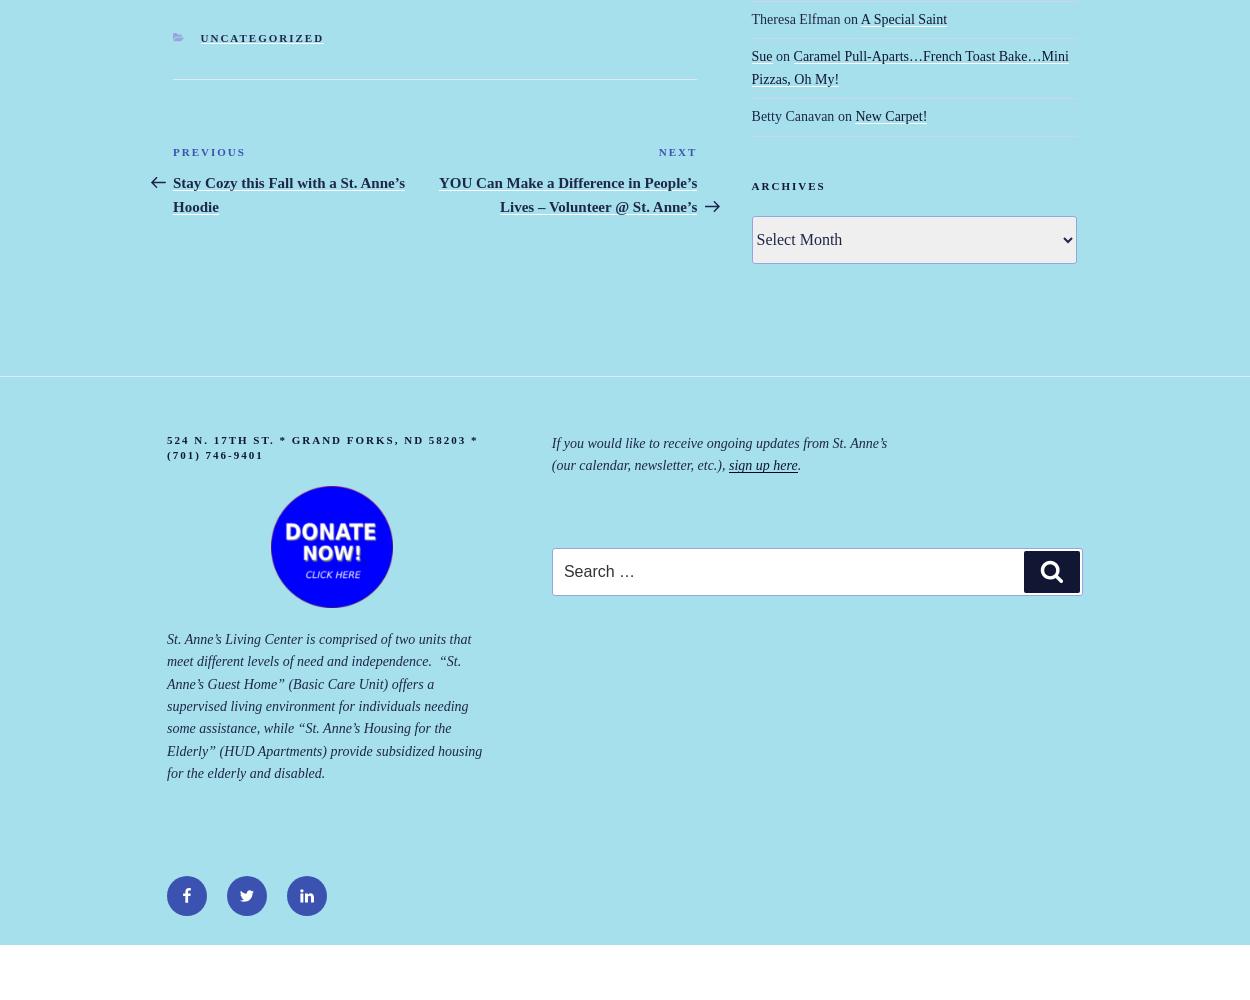 The image size is (1250, 1000). I want to click on 'A Special Saint', so click(903, 18).